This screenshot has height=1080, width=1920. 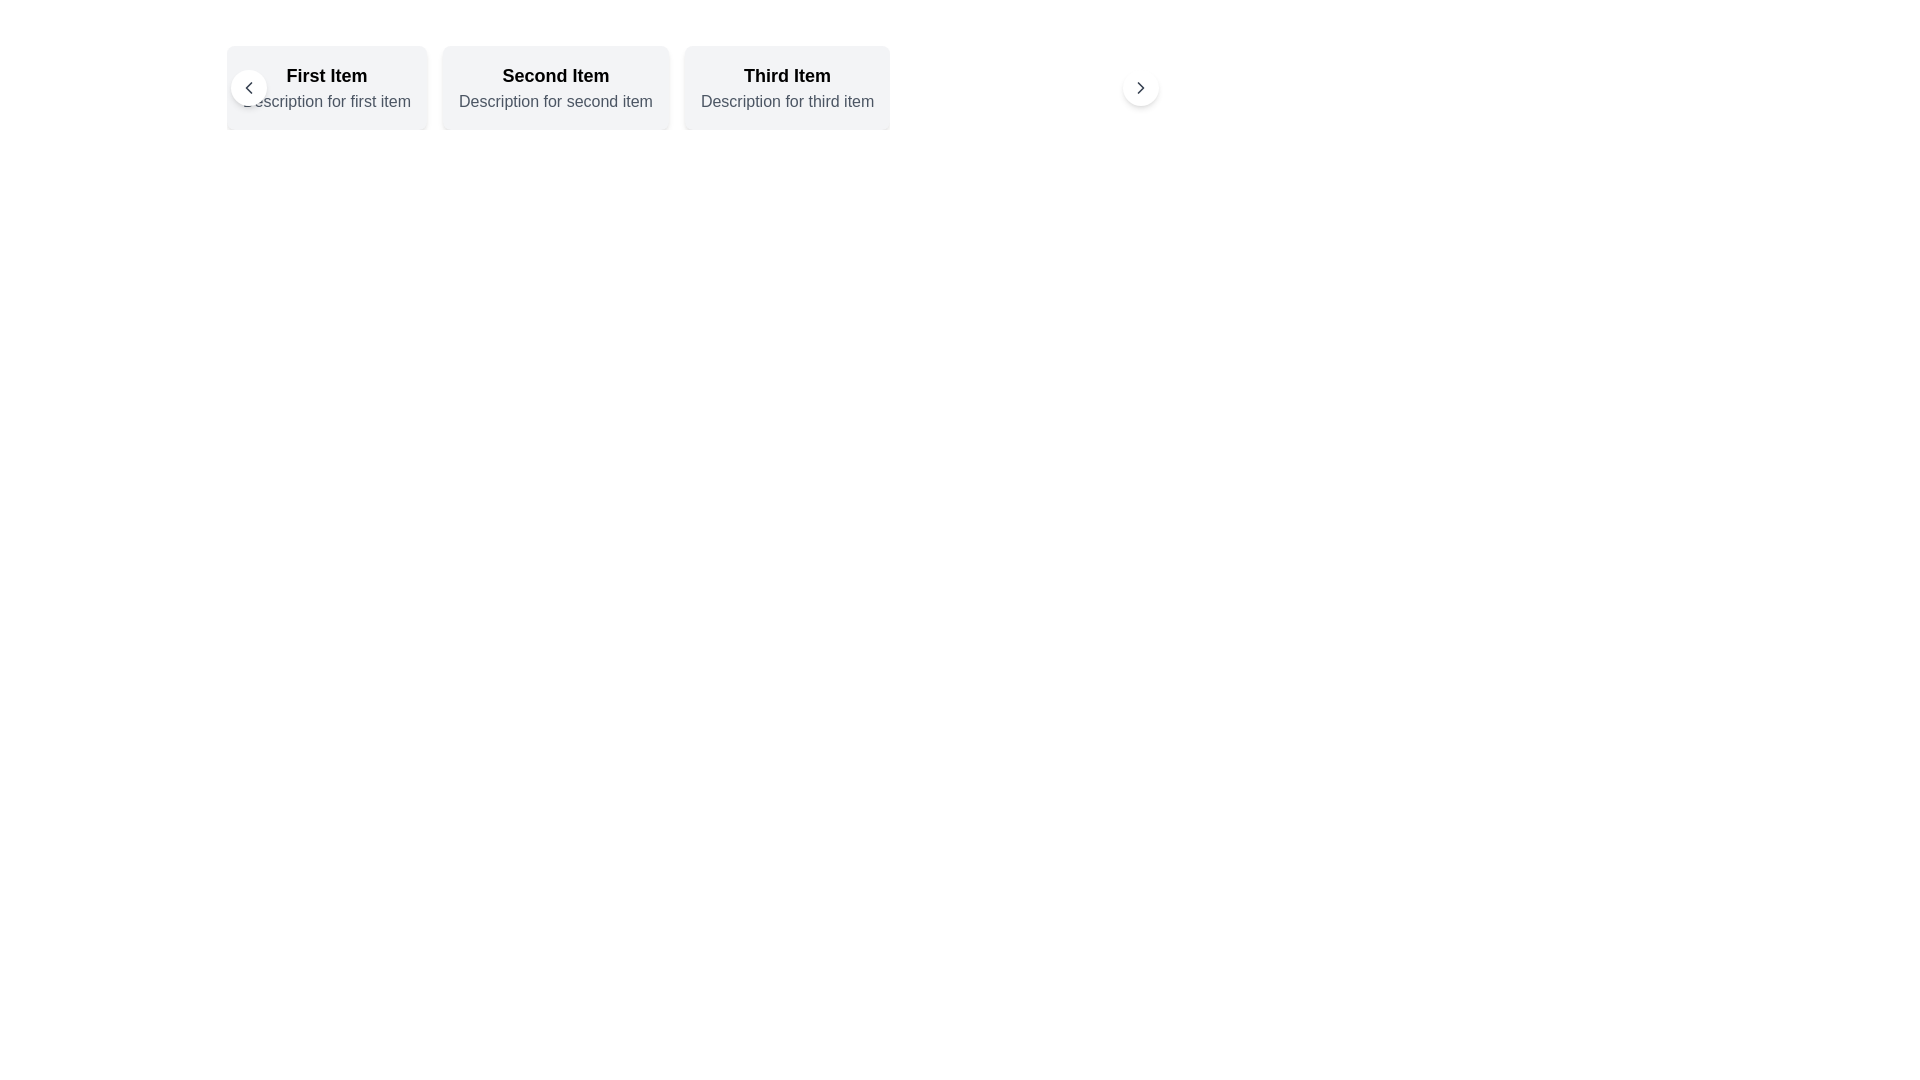 I want to click on the third section of the horizontally aligned panel labeled 'Third Item' with the description 'Description for third item', so click(x=695, y=87).